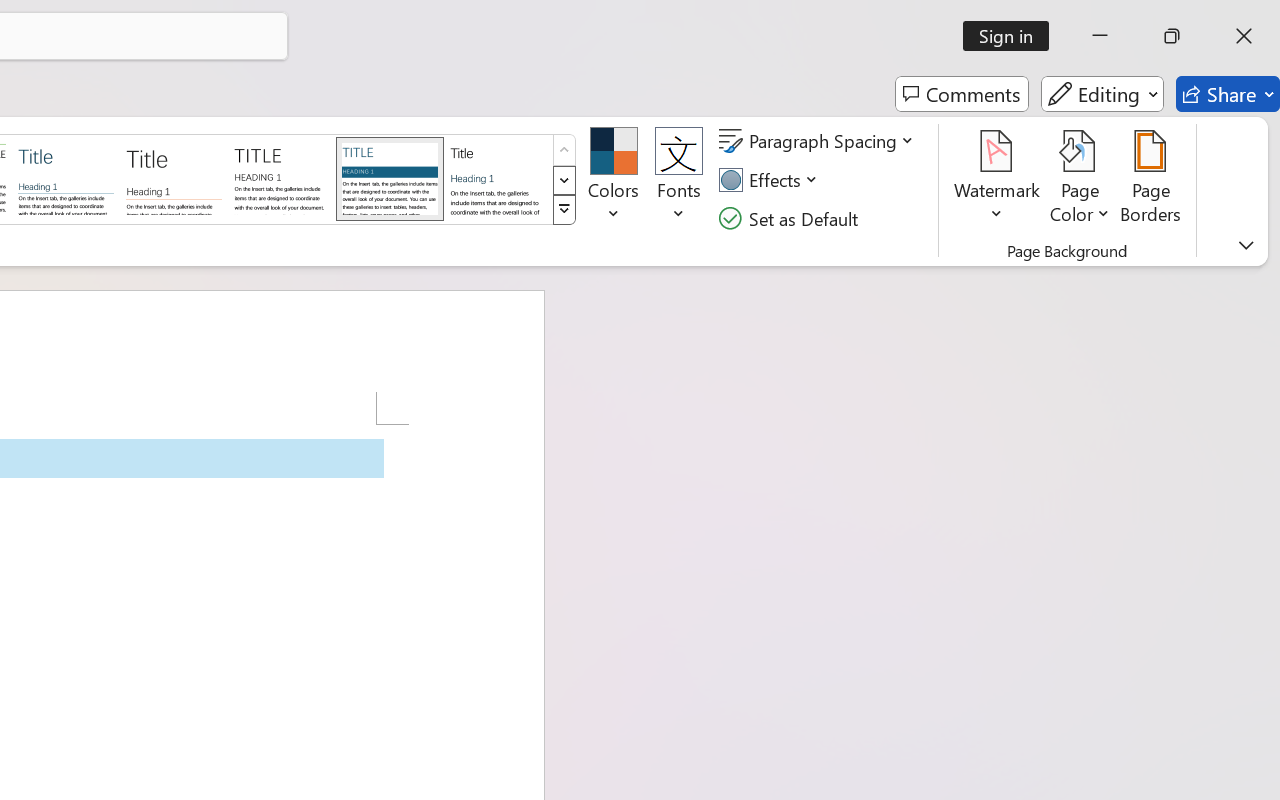 The height and width of the screenshot is (800, 1280). I want to click on 'Shaded', so click(389, 177).